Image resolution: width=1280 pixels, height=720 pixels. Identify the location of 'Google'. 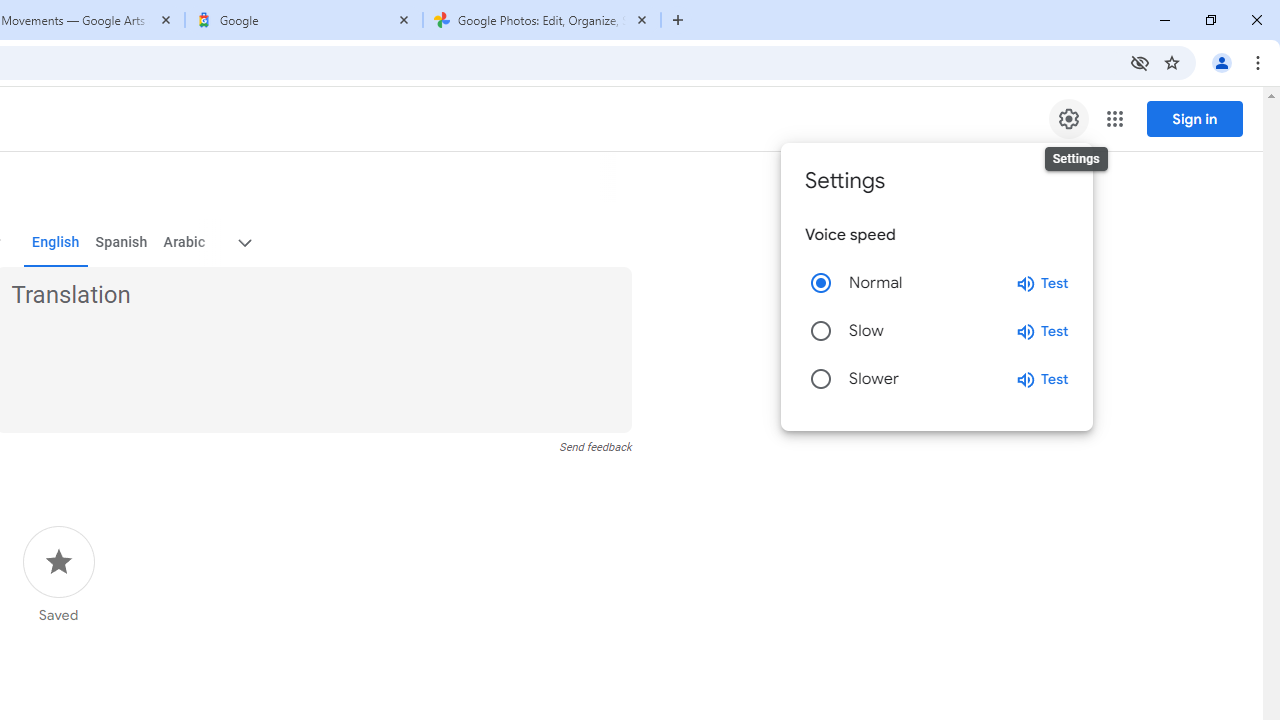
(303, 20).